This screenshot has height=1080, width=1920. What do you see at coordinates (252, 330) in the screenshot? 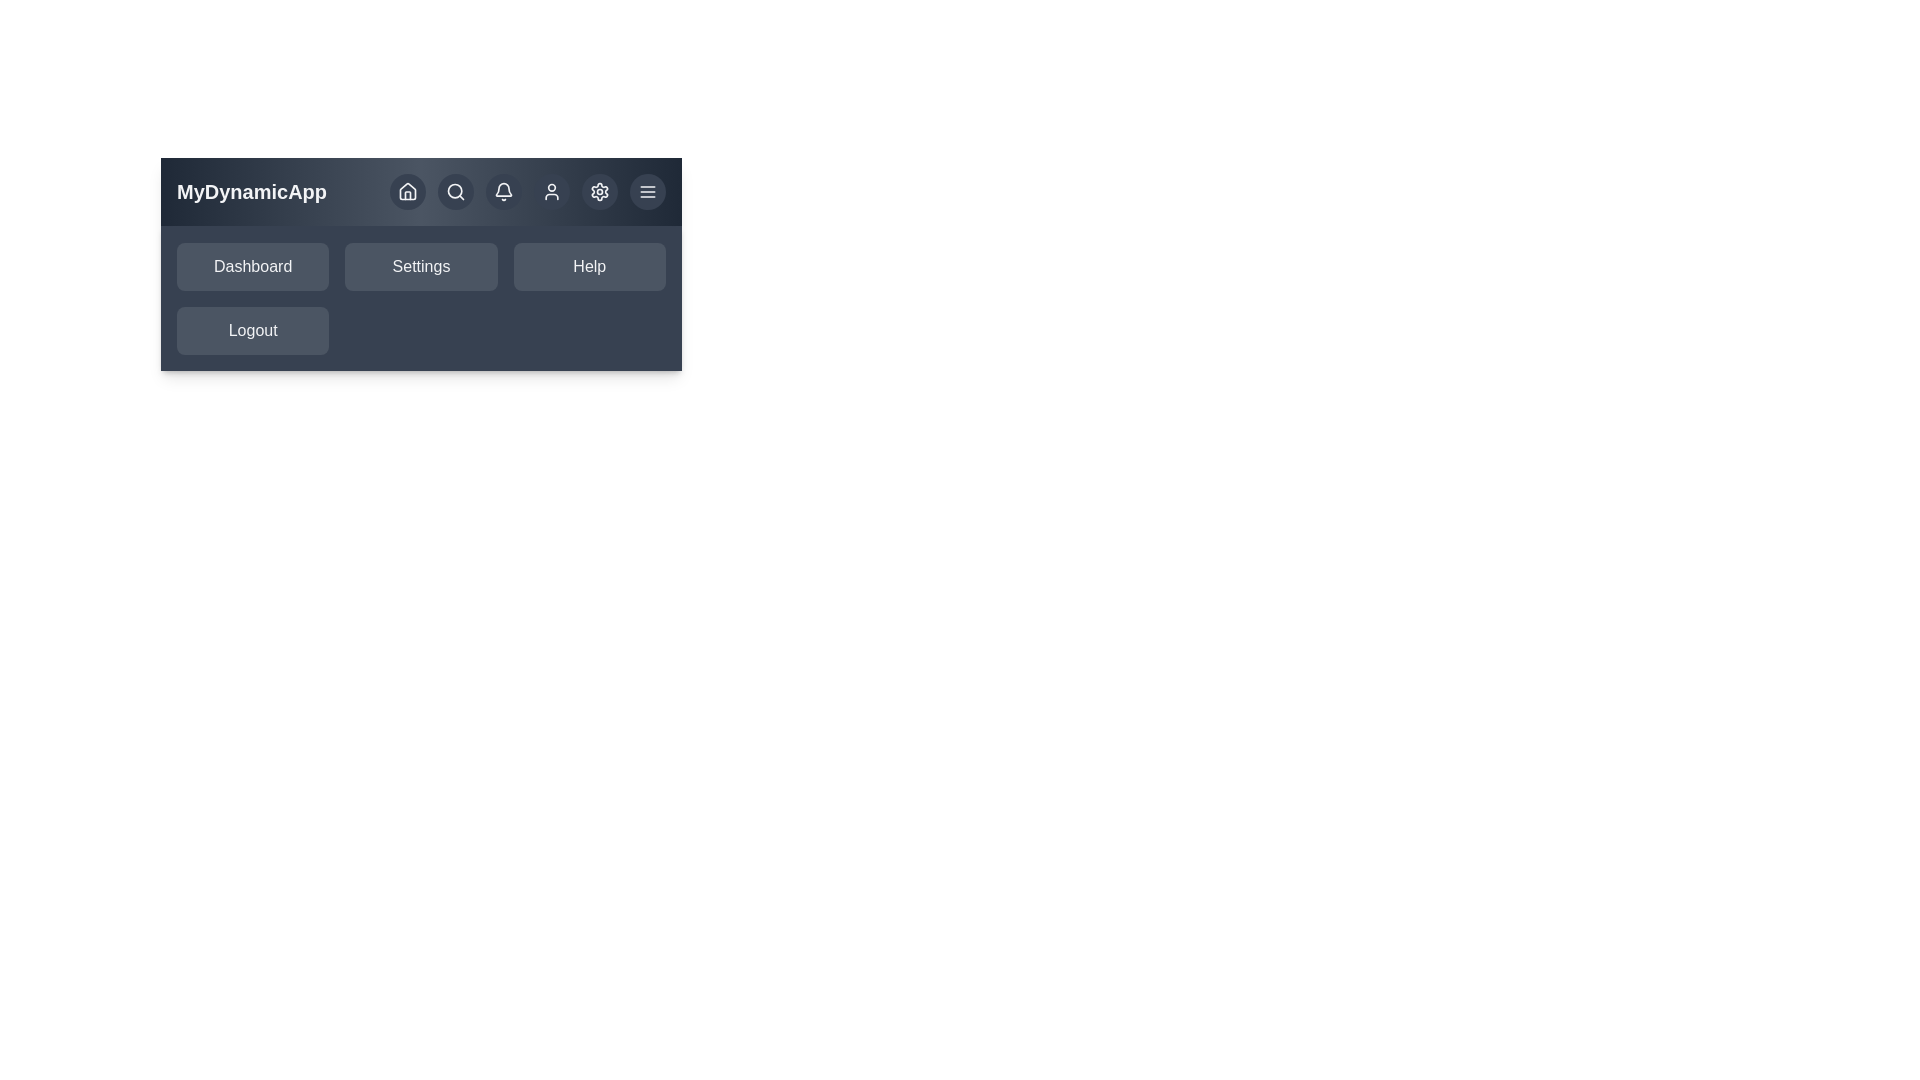
I see `the Logout from the menu` at bounding box center [252, 330].